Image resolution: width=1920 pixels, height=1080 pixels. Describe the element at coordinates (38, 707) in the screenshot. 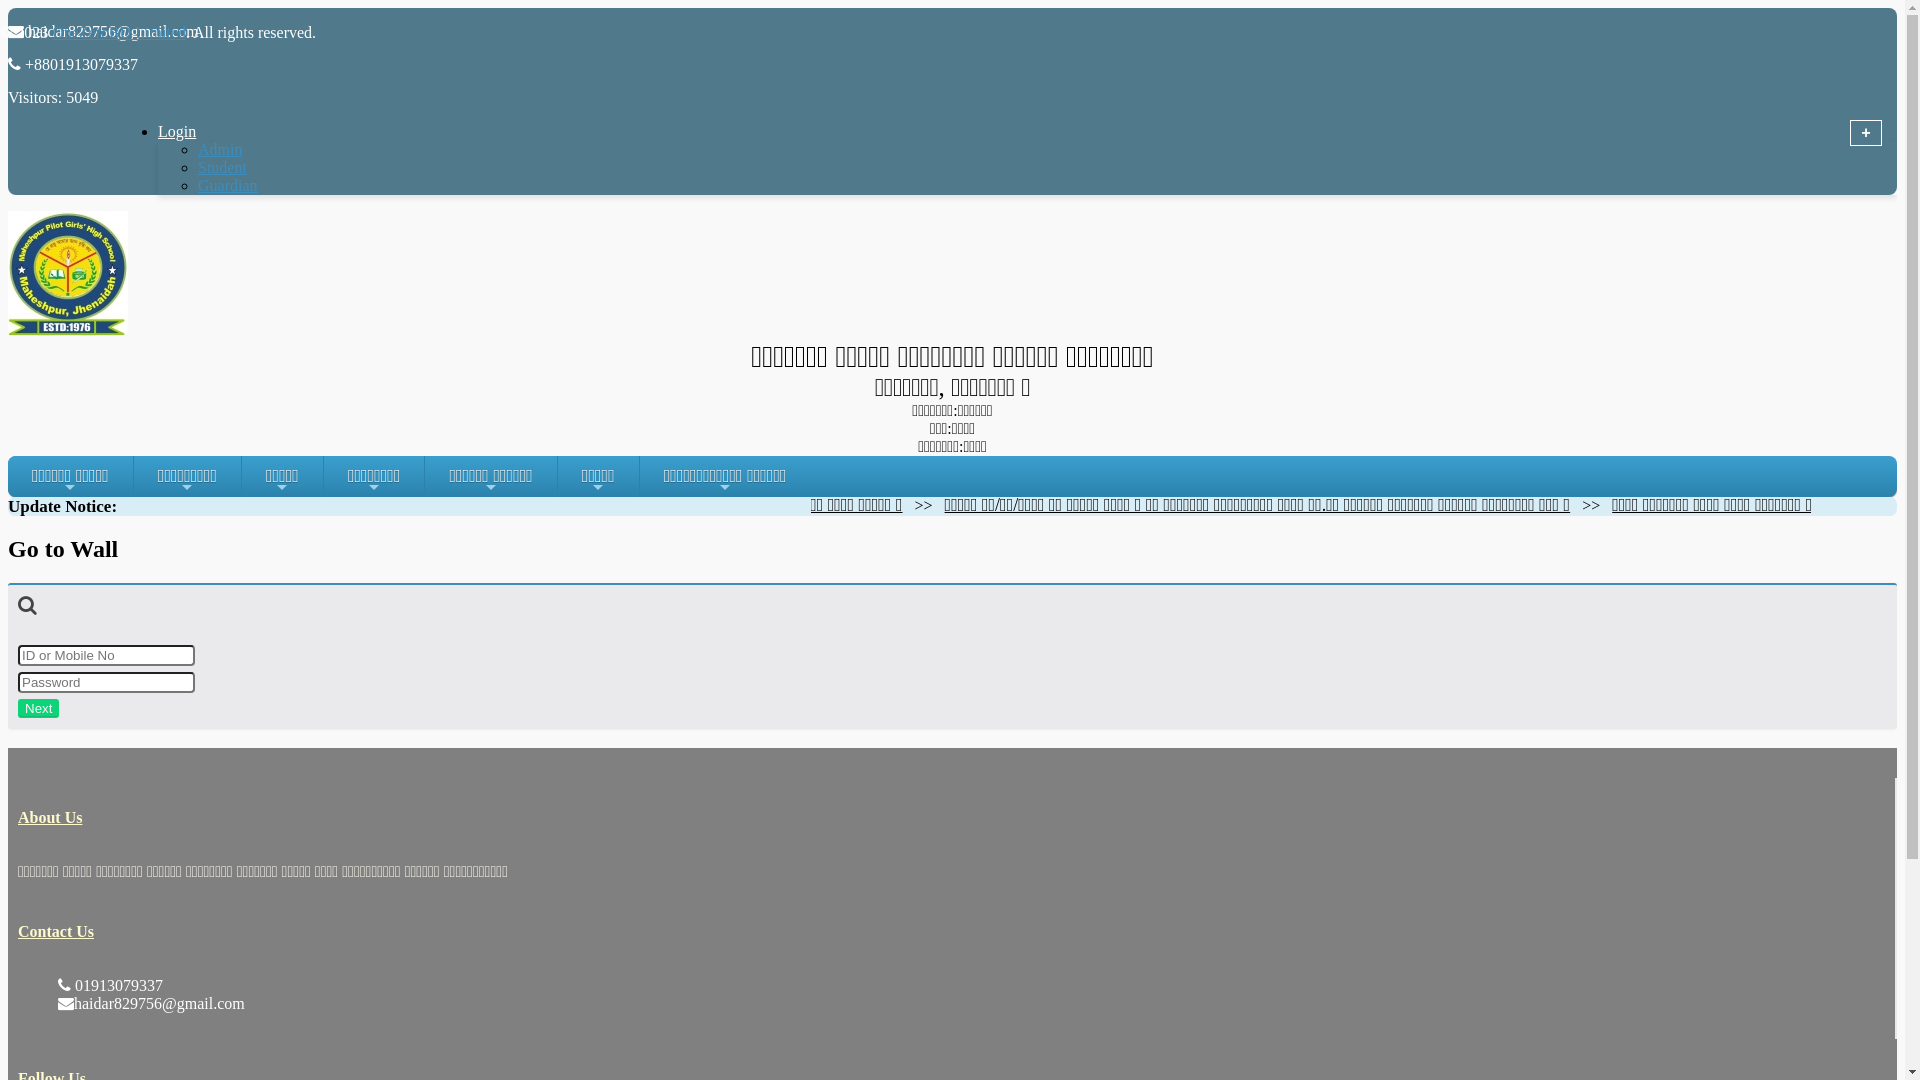

I see `'Next'` at that location.